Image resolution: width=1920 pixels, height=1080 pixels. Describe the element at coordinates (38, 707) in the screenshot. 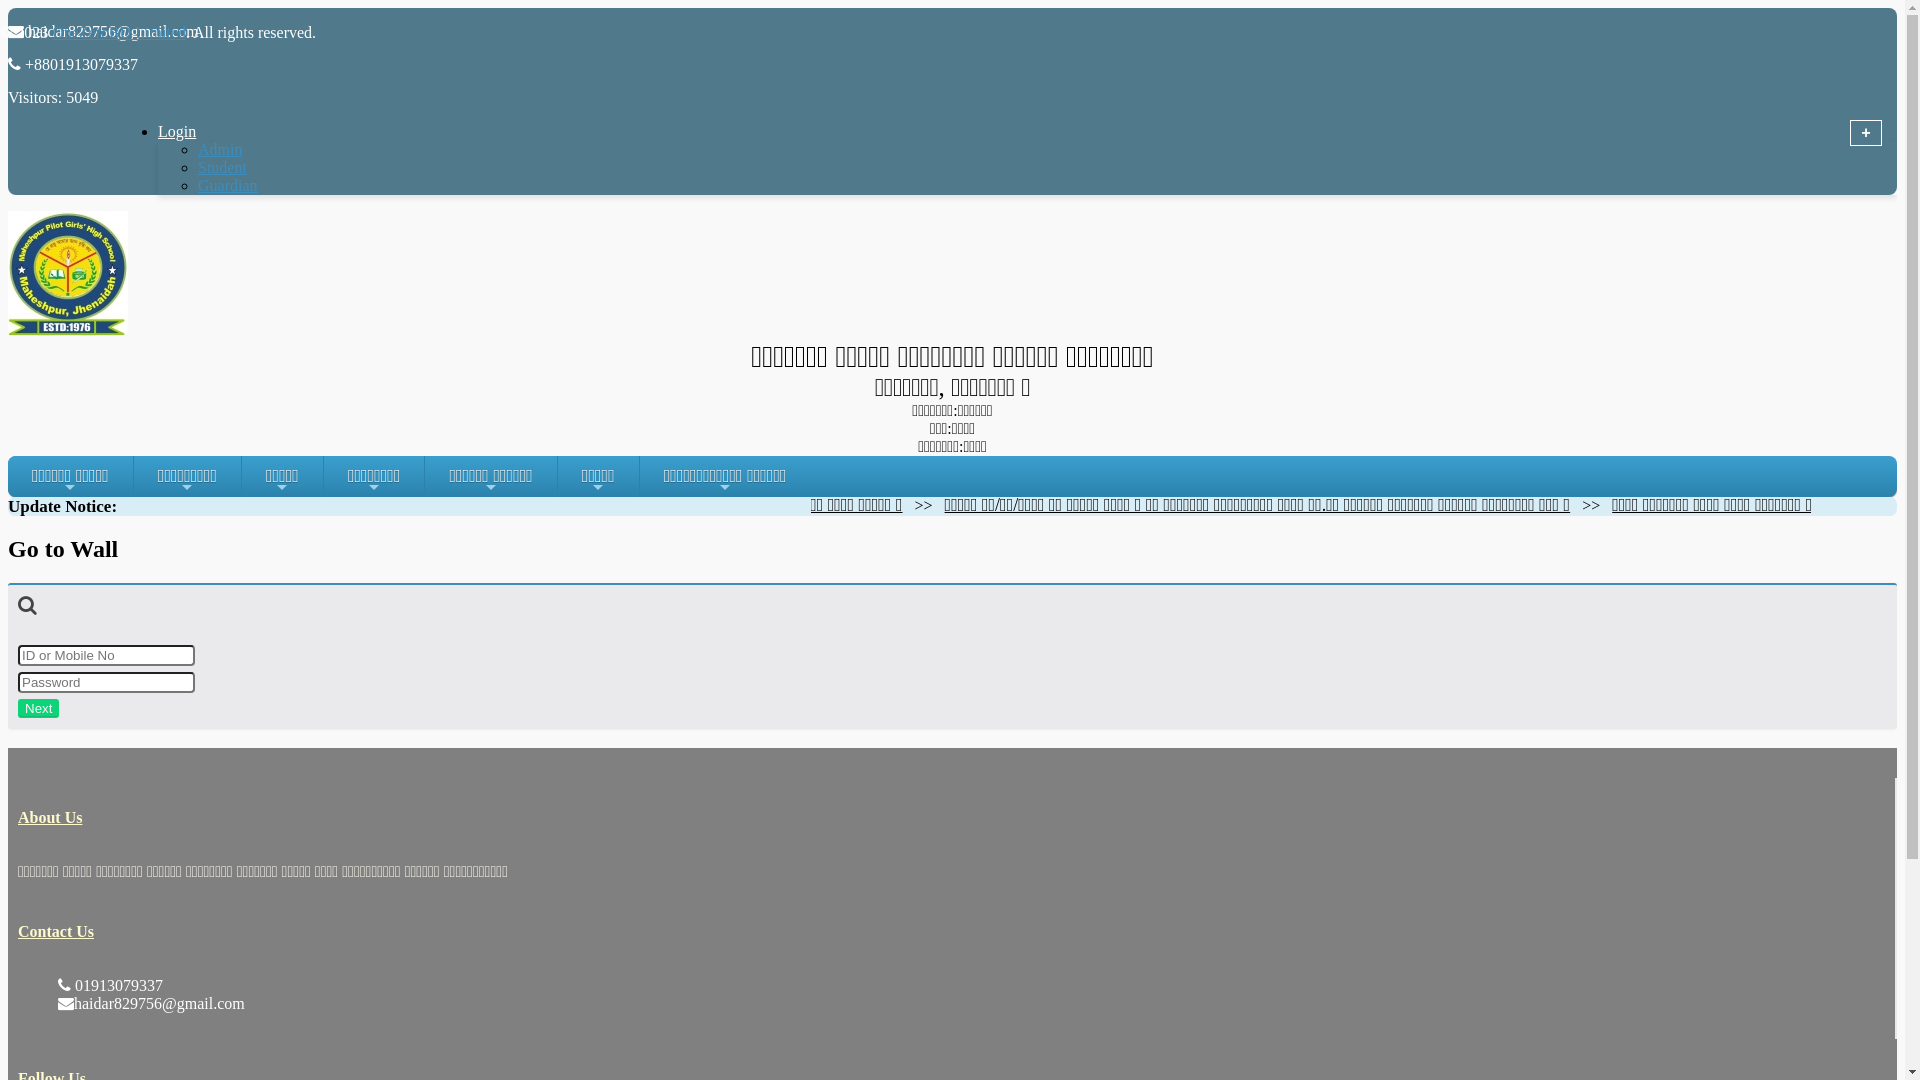

I see `'Next'` at that location.